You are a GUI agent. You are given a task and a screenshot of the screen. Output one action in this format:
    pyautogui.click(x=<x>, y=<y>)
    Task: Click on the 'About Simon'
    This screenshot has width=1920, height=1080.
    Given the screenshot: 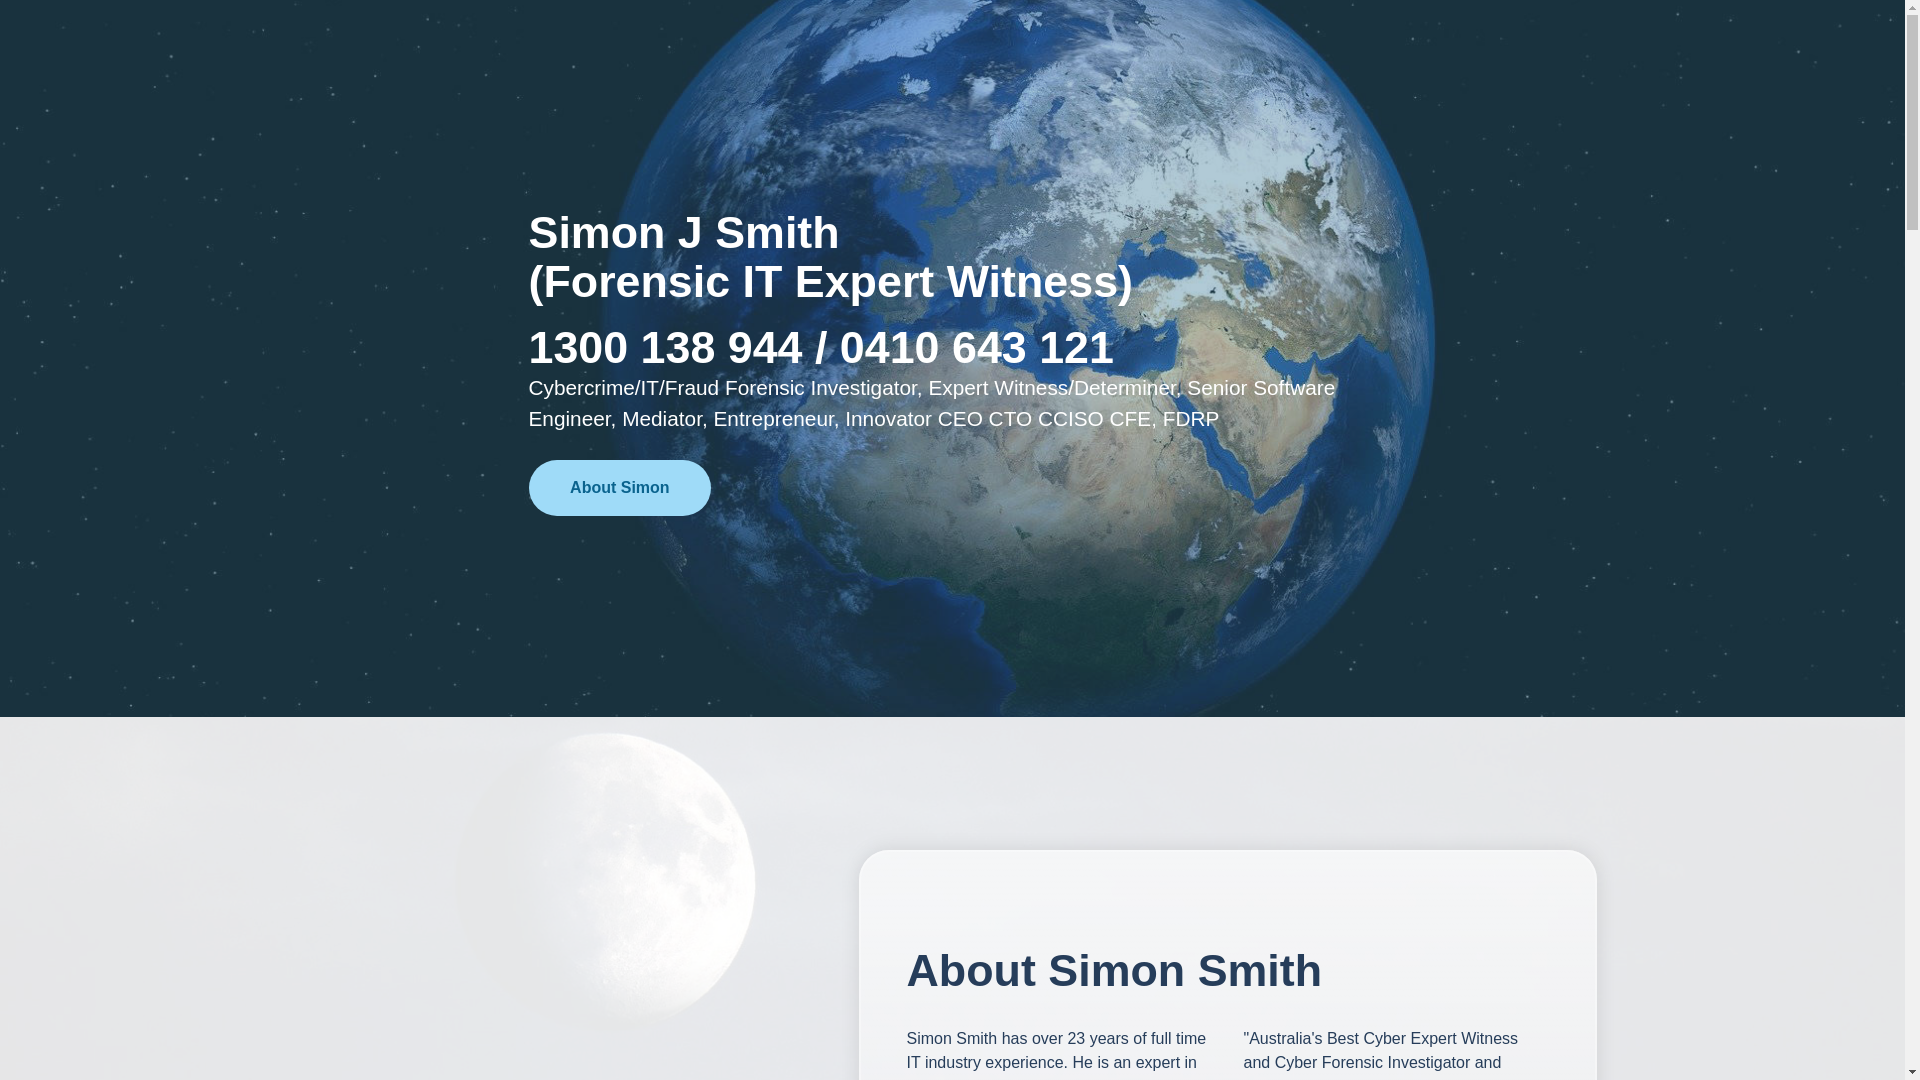 What is the action you would take?
    pyautogui.click(x=618, y=488)
    